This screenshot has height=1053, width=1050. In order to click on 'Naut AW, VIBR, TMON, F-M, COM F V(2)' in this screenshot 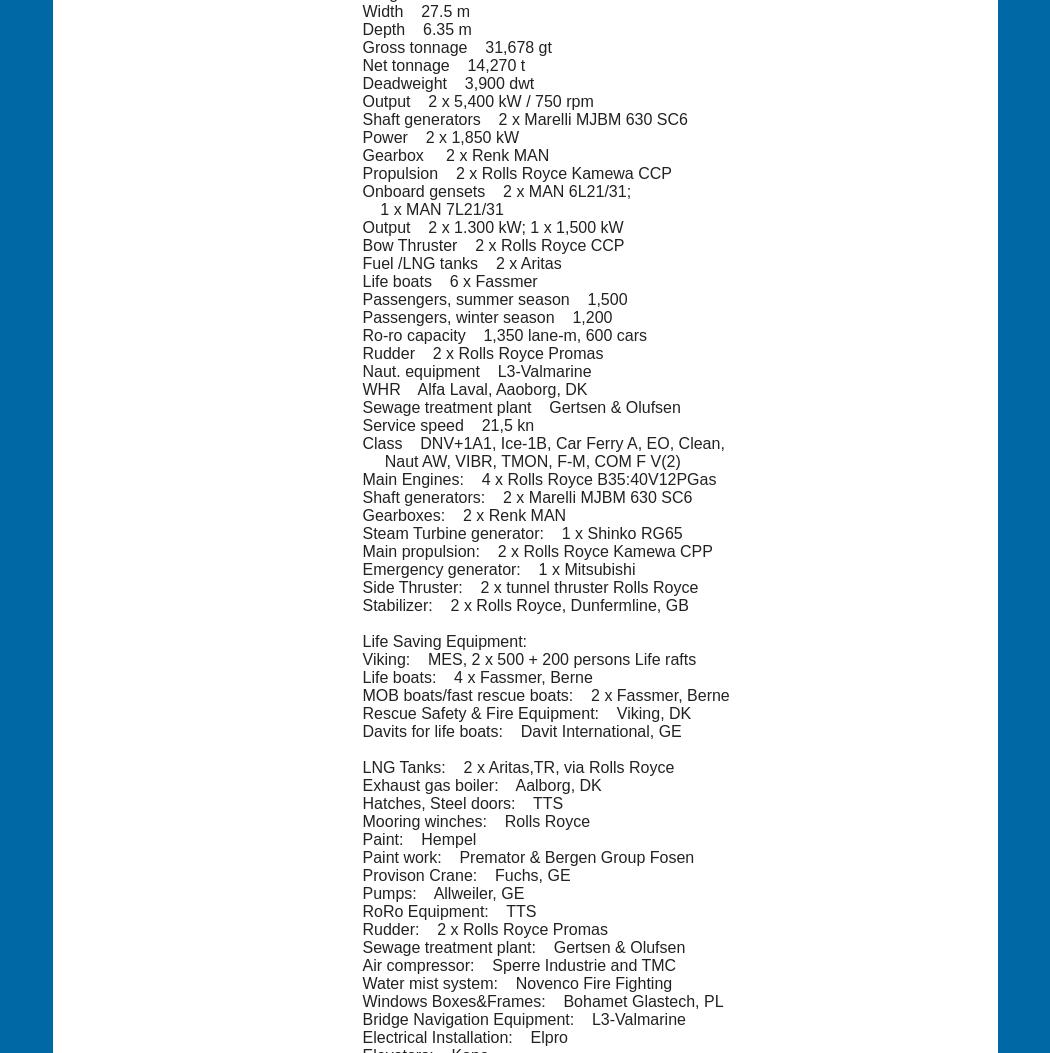, I will do `click(520, 459)`.